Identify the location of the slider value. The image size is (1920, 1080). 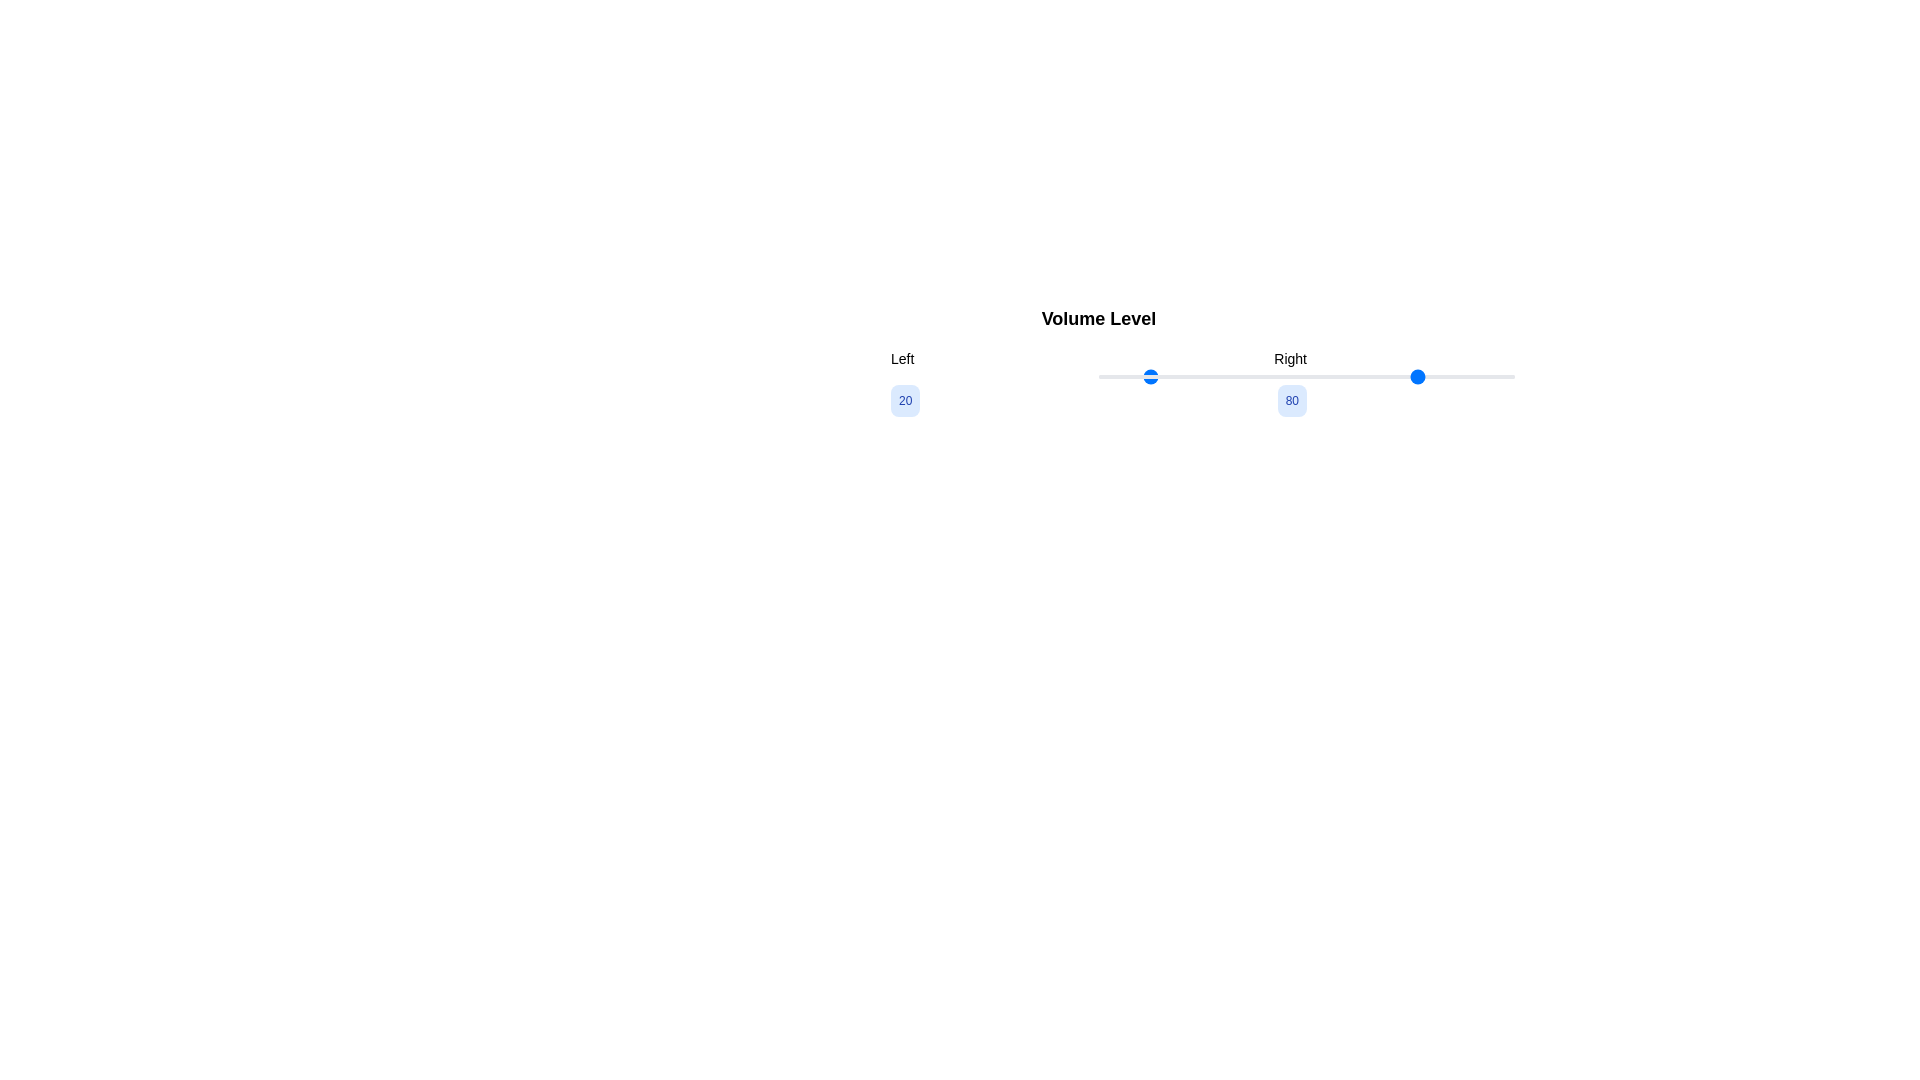
(1227, 377).